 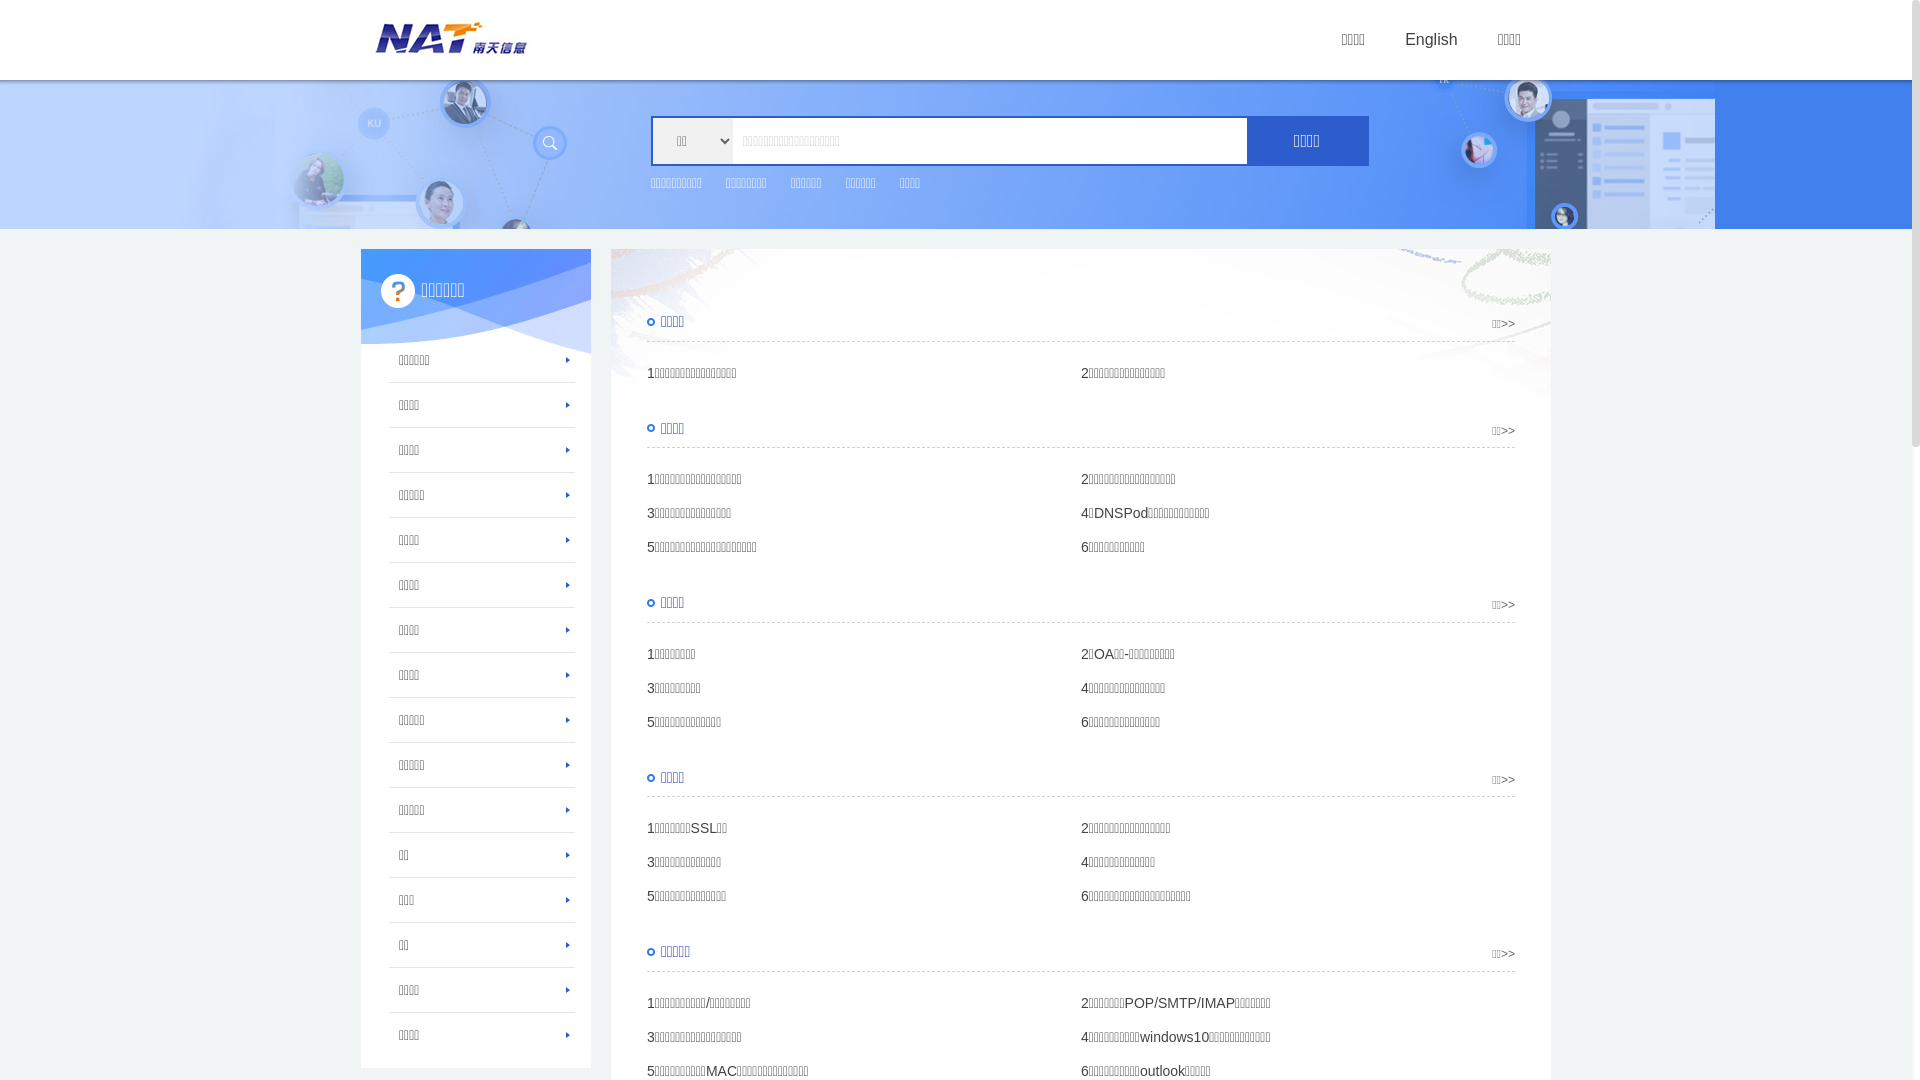 I want to click on 'English', so click(x=1429, y=39).